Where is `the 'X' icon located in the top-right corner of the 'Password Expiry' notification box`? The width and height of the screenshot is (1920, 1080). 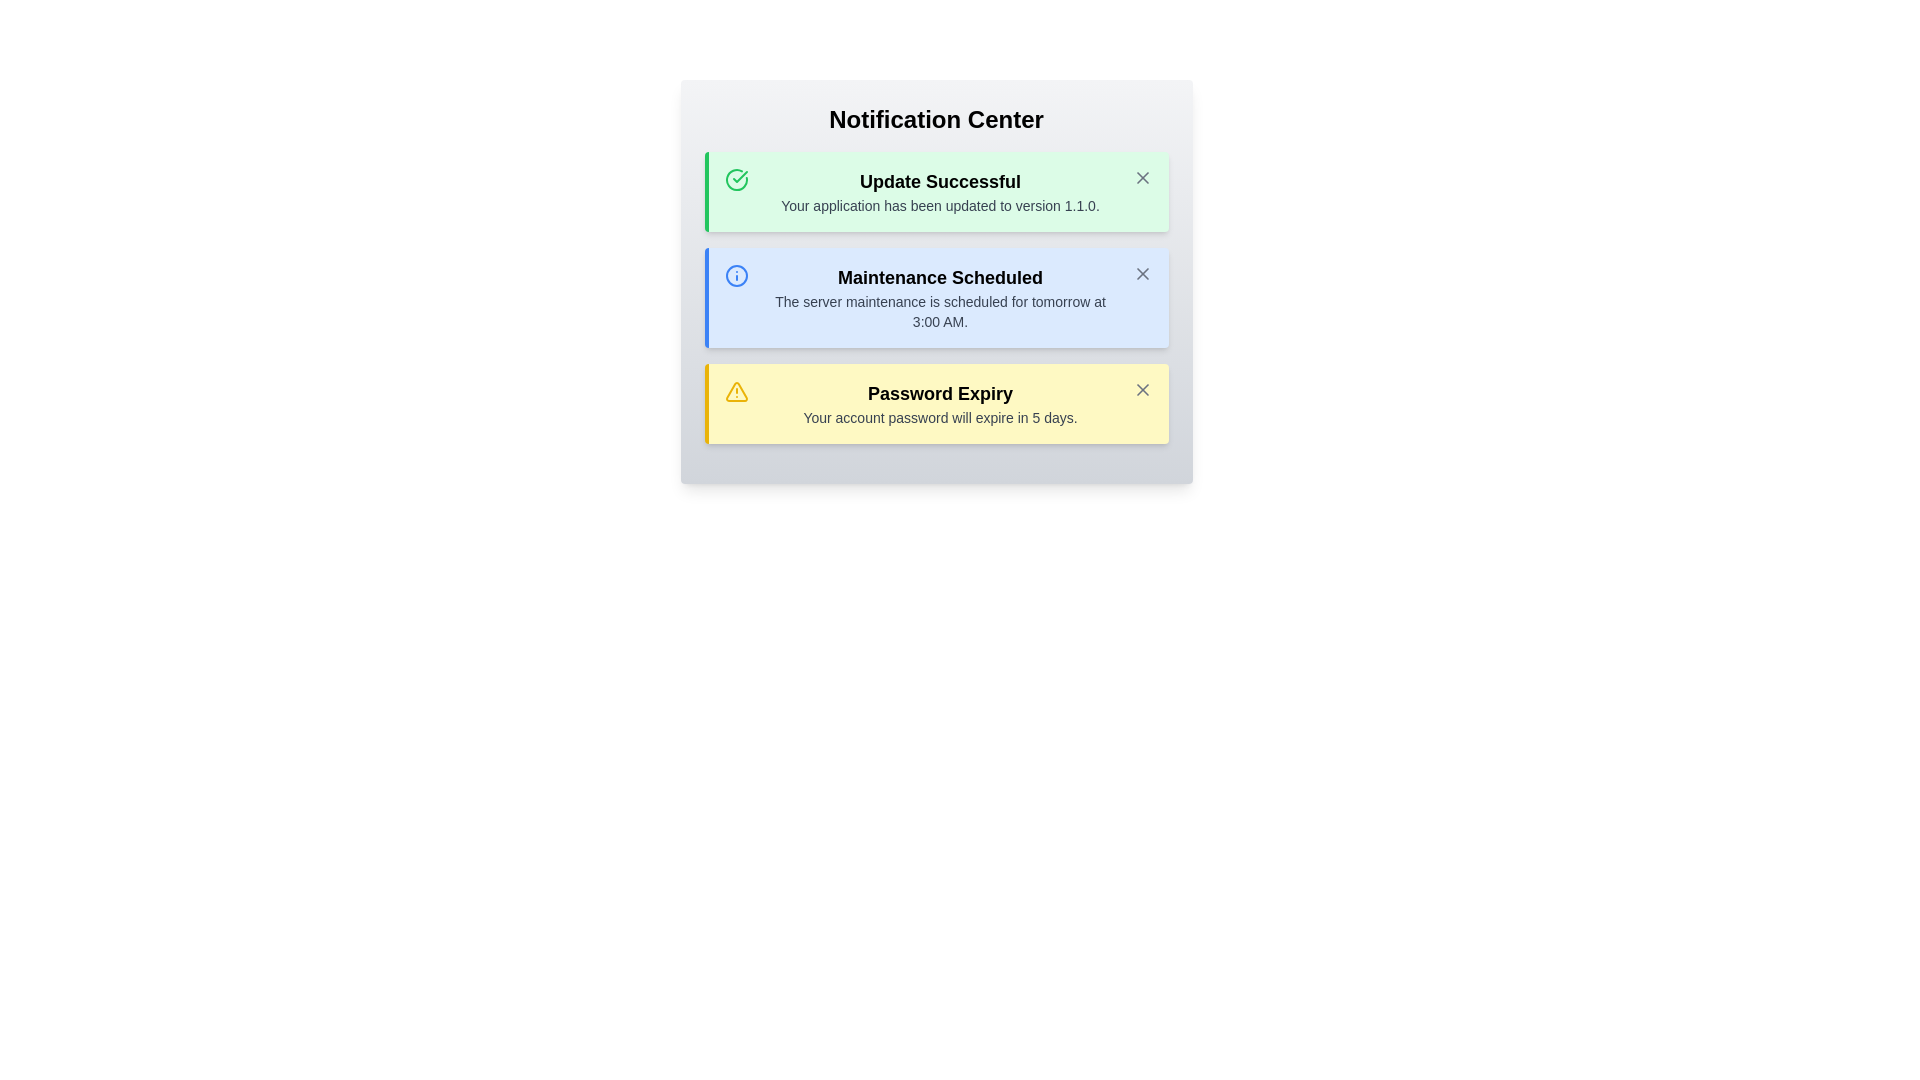
the 'X' icon located in the top-right corner of the 'Password Expiry' notification box is located at coordinates (1142, 389).